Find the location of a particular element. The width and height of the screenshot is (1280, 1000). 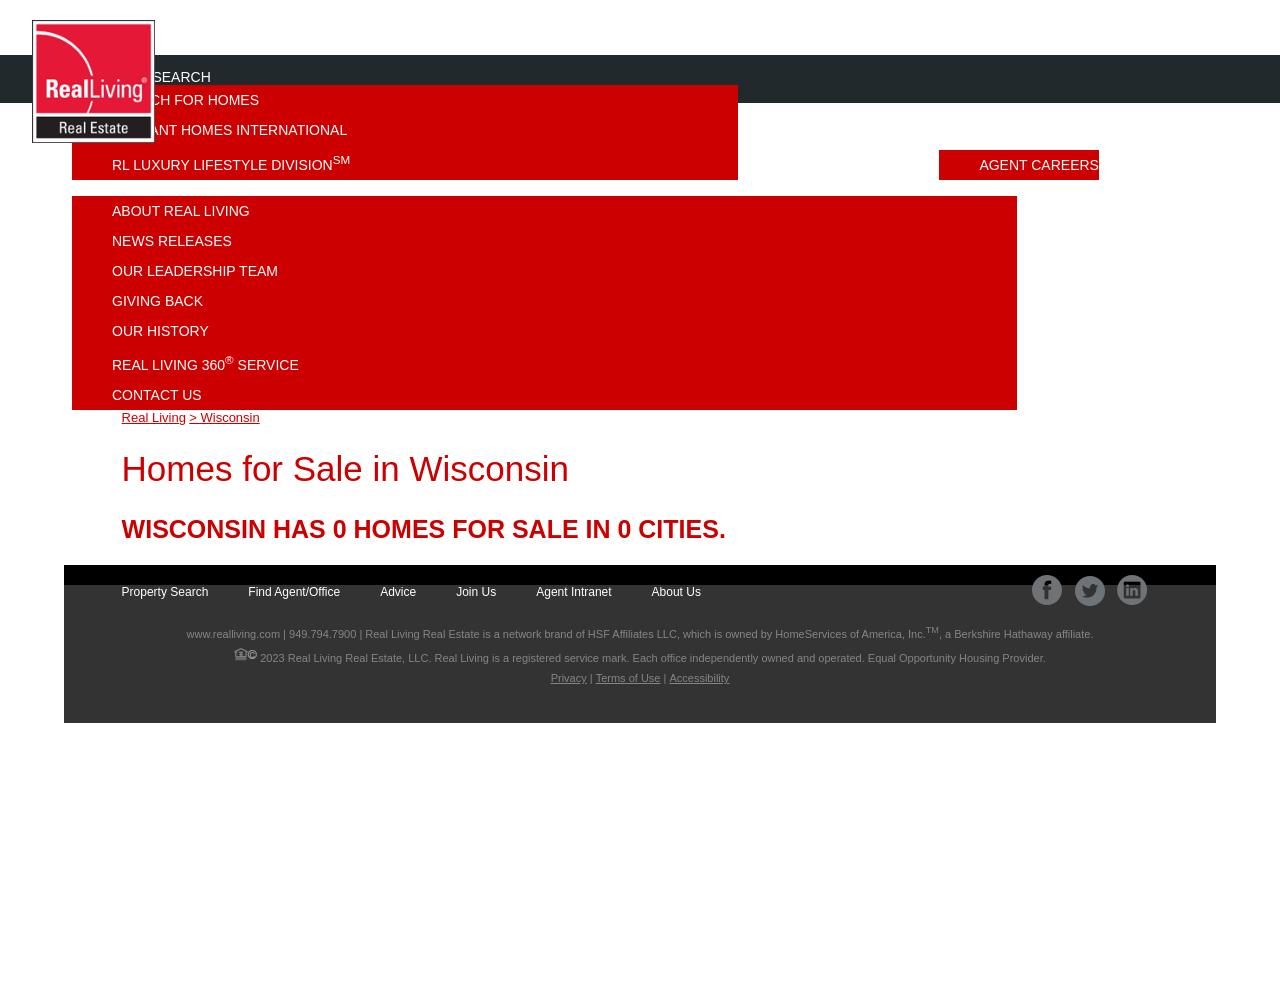

'SM' is located at coordinates (340, 159).